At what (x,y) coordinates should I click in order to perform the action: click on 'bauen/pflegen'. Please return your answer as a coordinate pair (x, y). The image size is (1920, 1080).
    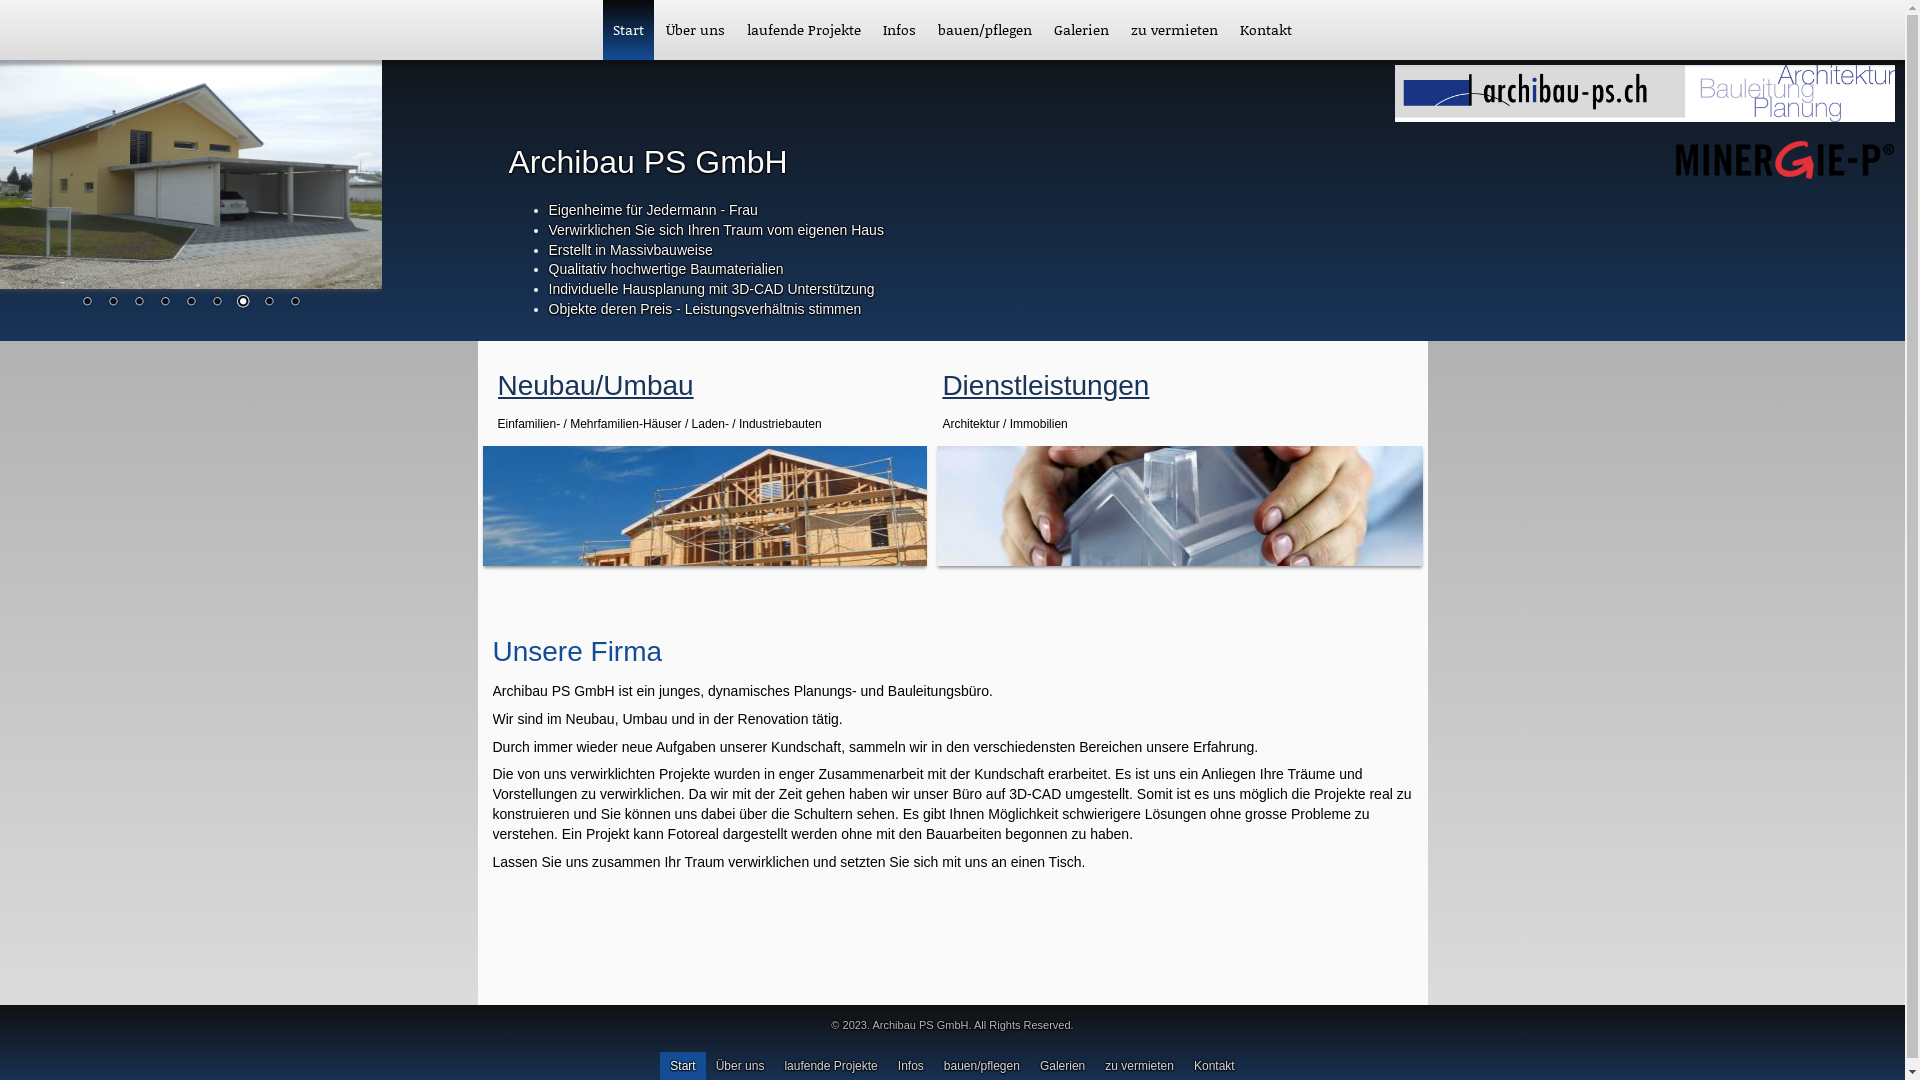
    Looking at the image, I should click on (926, 30).